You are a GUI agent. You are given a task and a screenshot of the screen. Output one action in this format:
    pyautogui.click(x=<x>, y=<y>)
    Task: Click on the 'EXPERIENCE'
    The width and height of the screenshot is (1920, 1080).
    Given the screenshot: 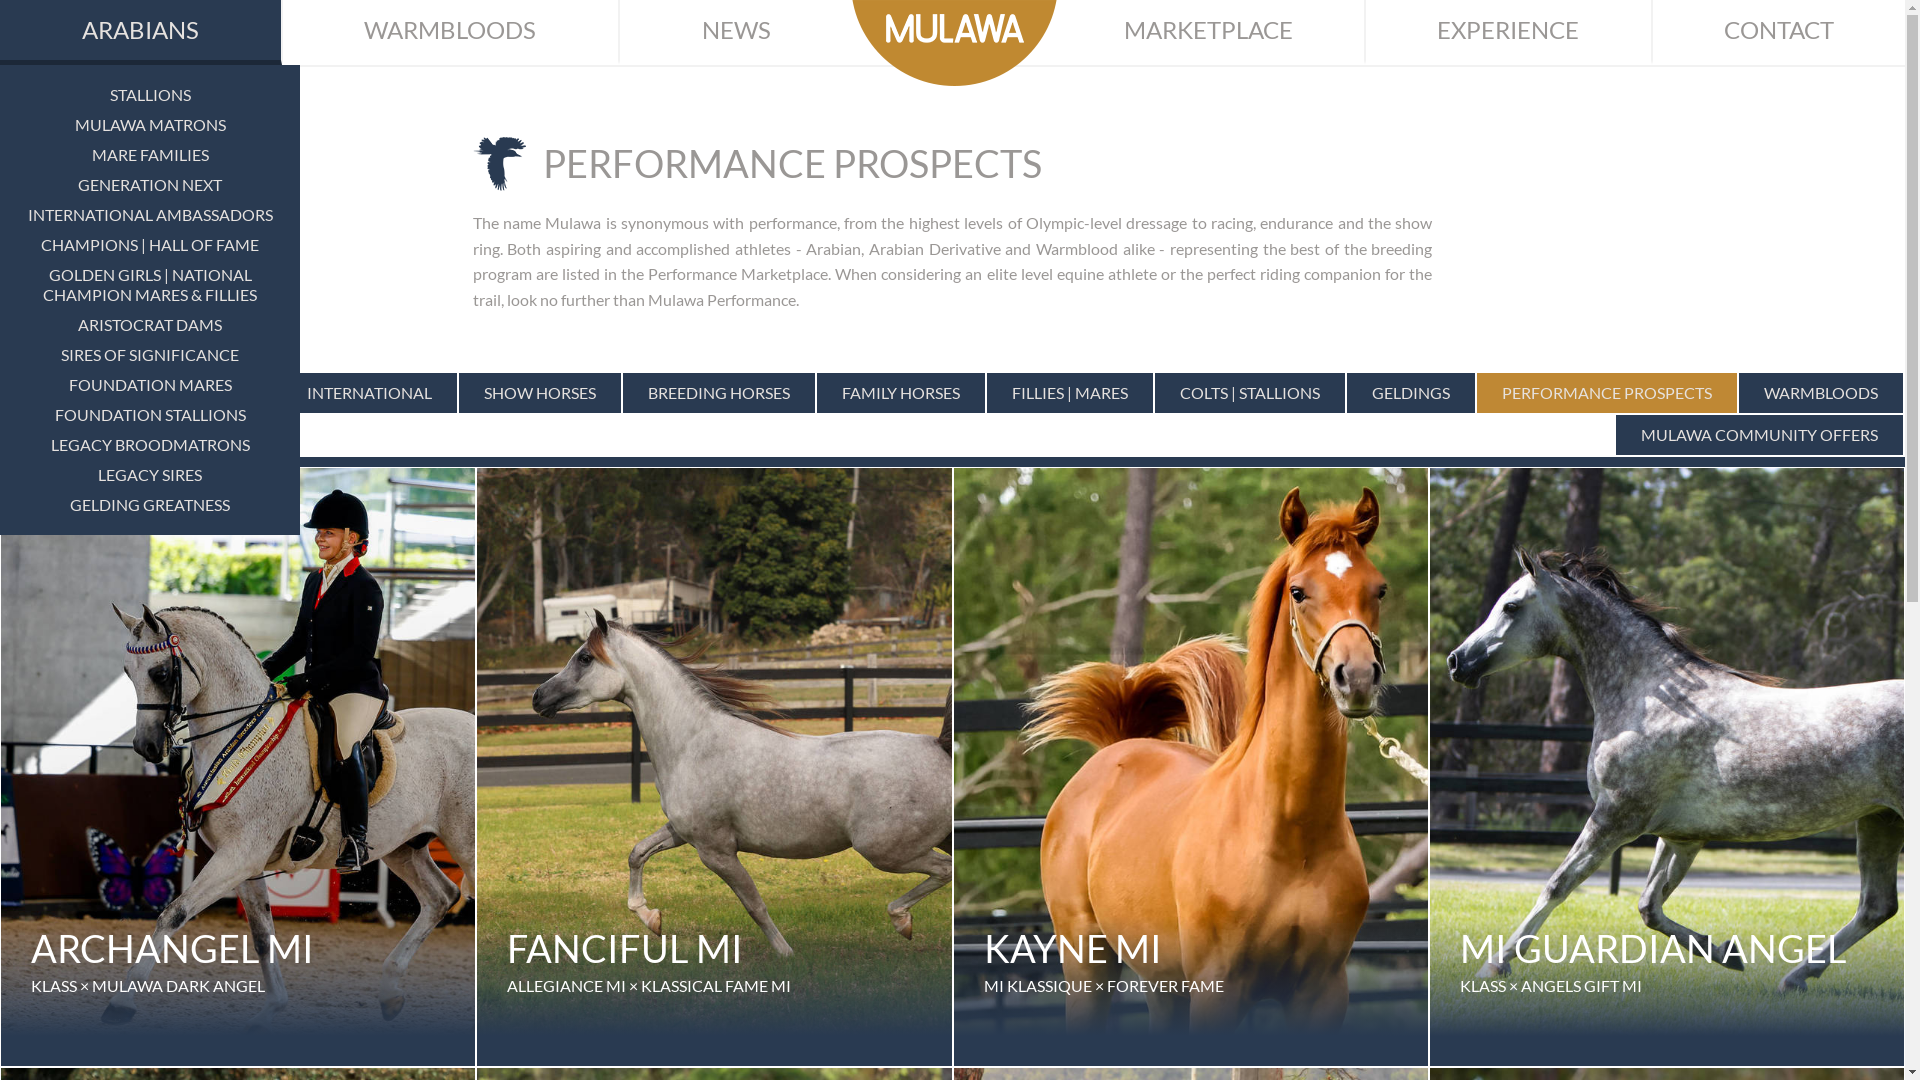 What is the action you would take?
    pyautogui.click(x=1508, y=32)
    